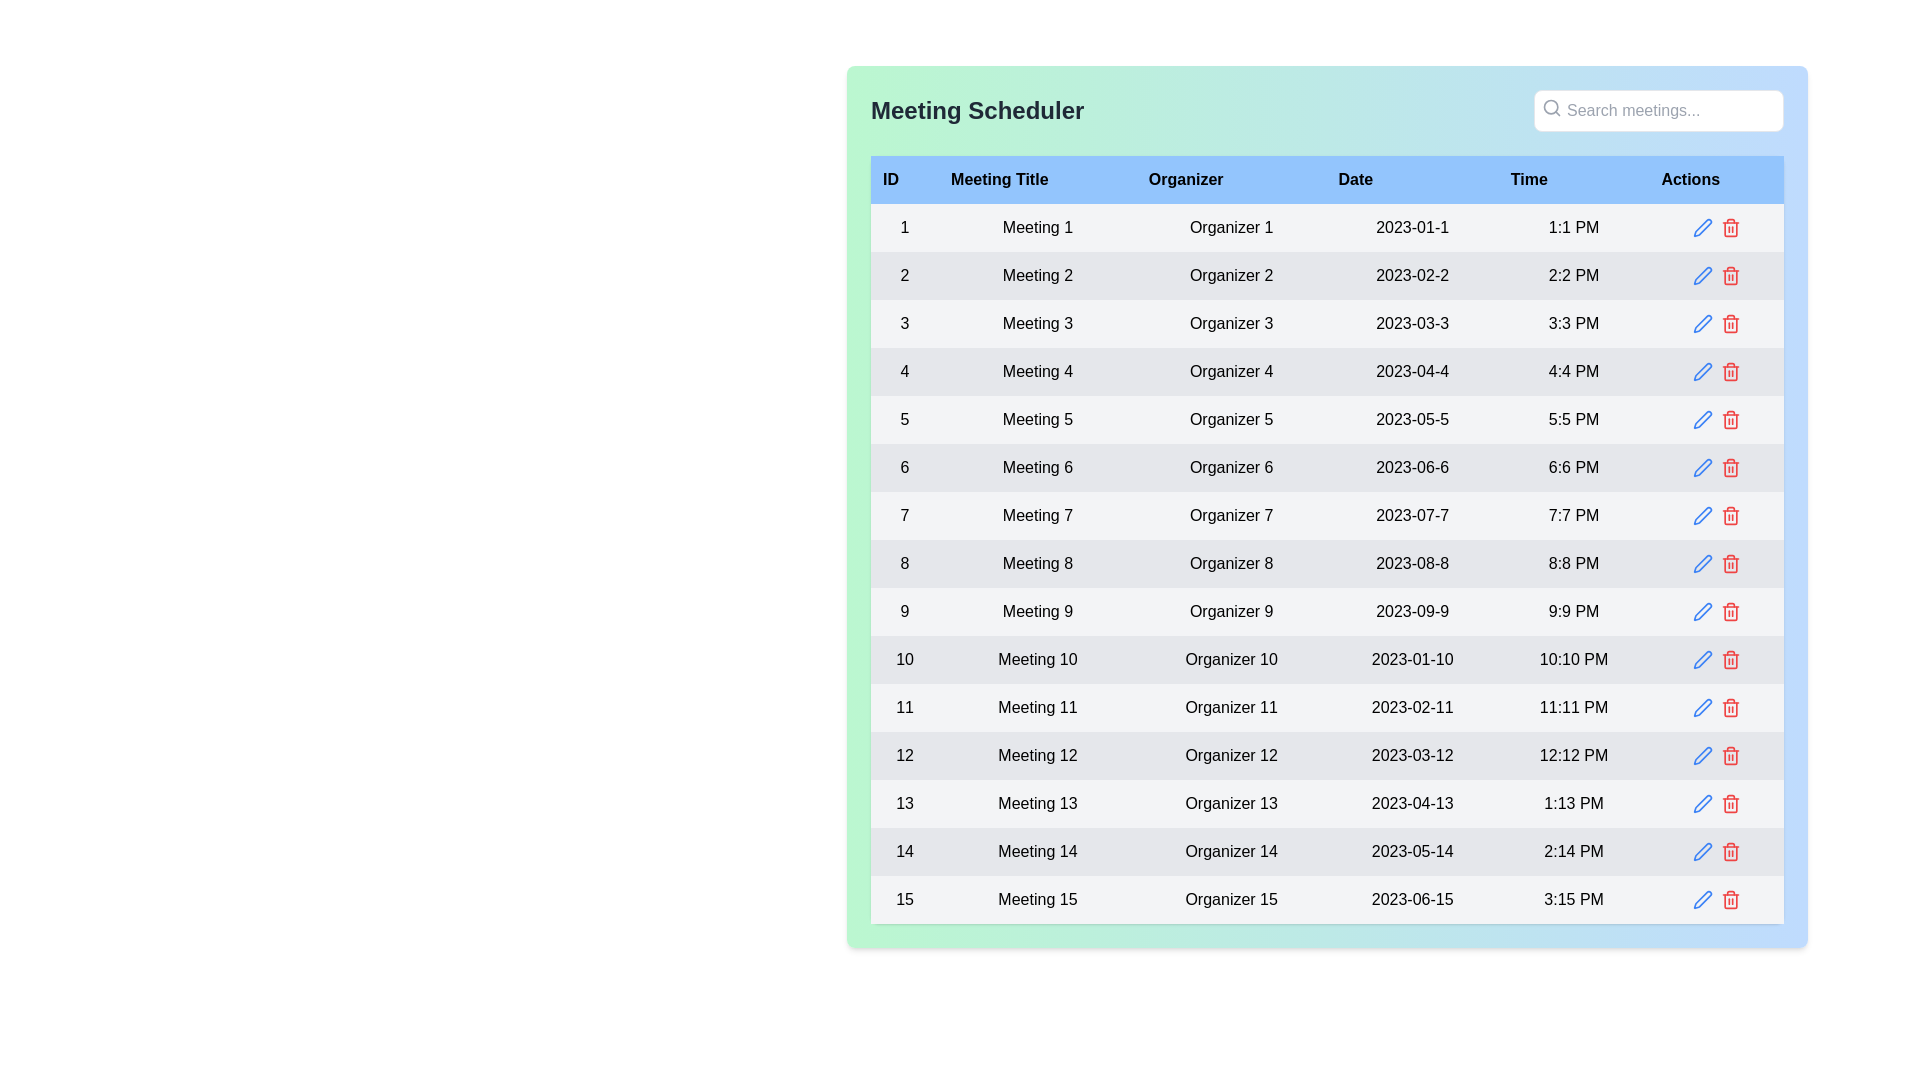 The width and height of the screenshot is (1920, 1080). Describe the element at coordinates (1411, 563) in the screenshot. I see `the static text displaying the date '2023-08-8' in the fourth column of the eighth row of the table for 'Meeting 8'` at that location.